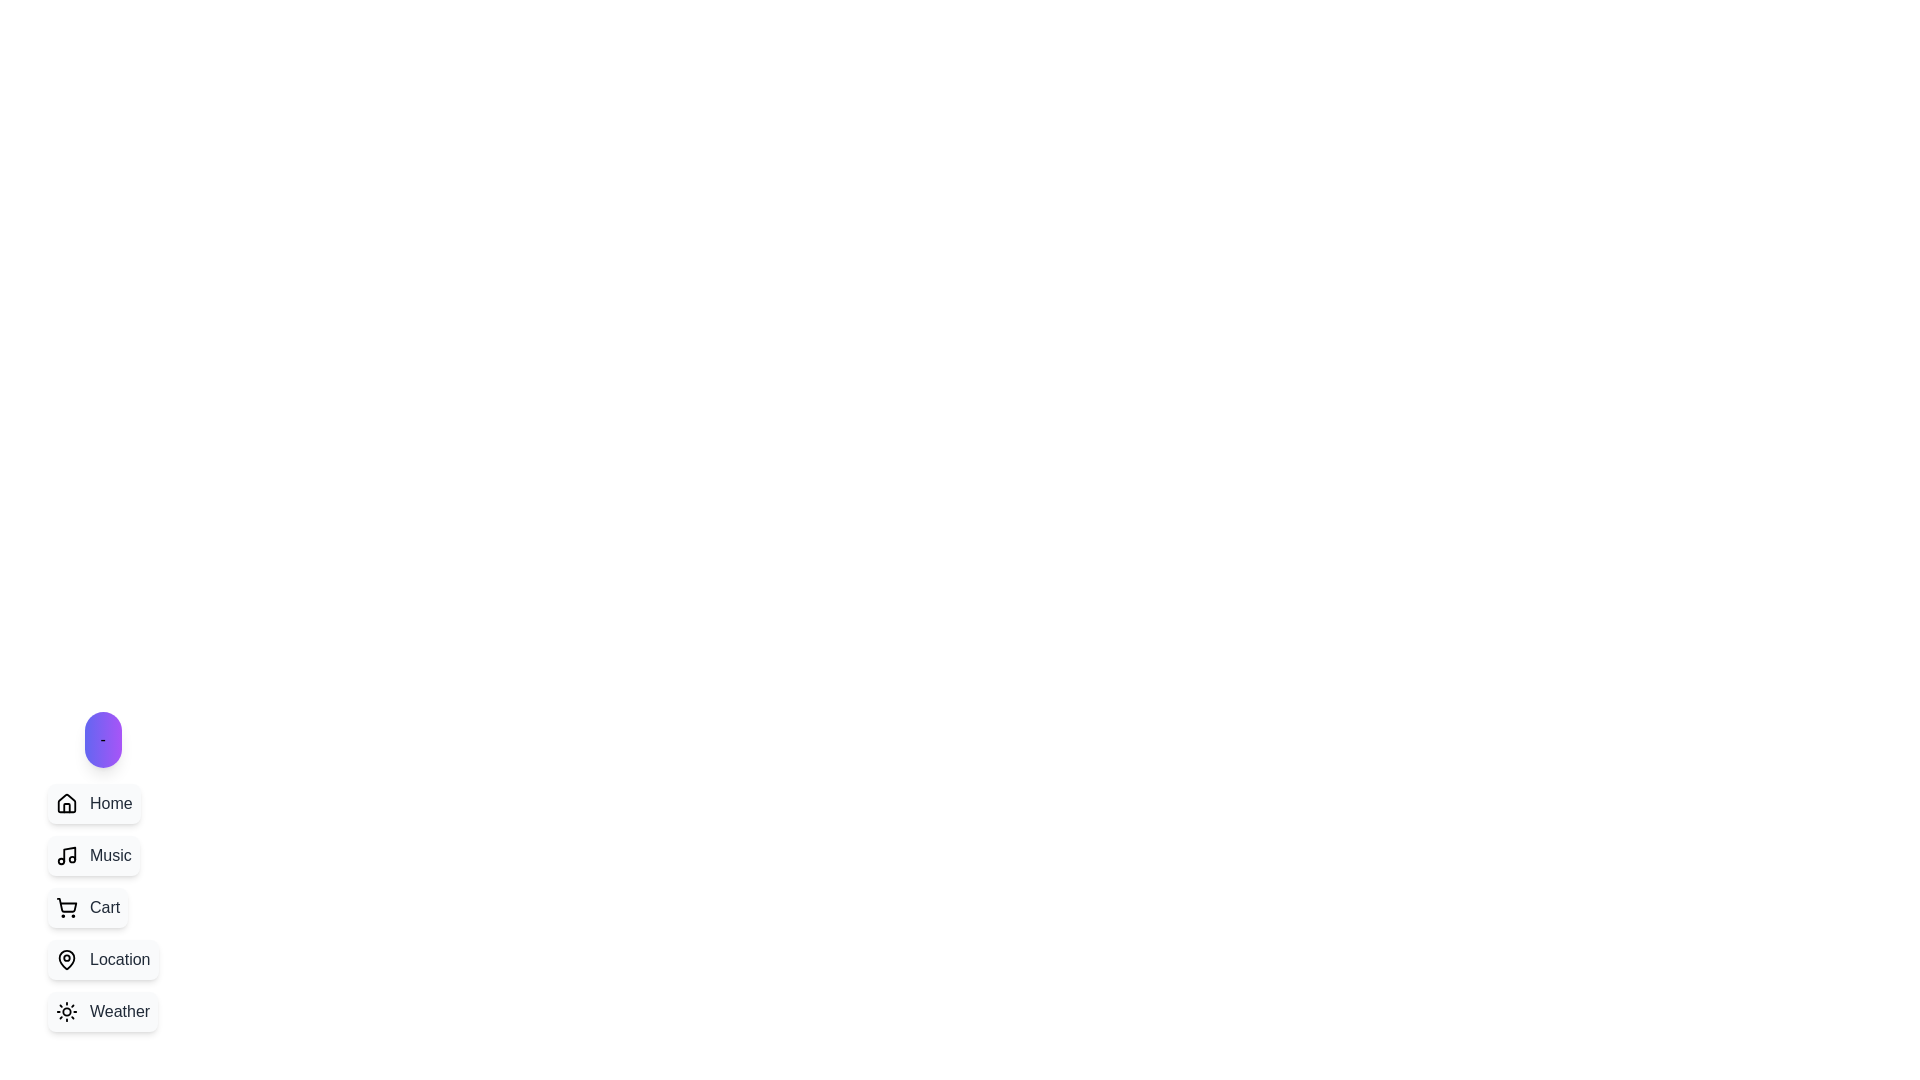 This screenshot has height=1080, width=1920. I want to click on the 'Location' button, so click(67, 959).